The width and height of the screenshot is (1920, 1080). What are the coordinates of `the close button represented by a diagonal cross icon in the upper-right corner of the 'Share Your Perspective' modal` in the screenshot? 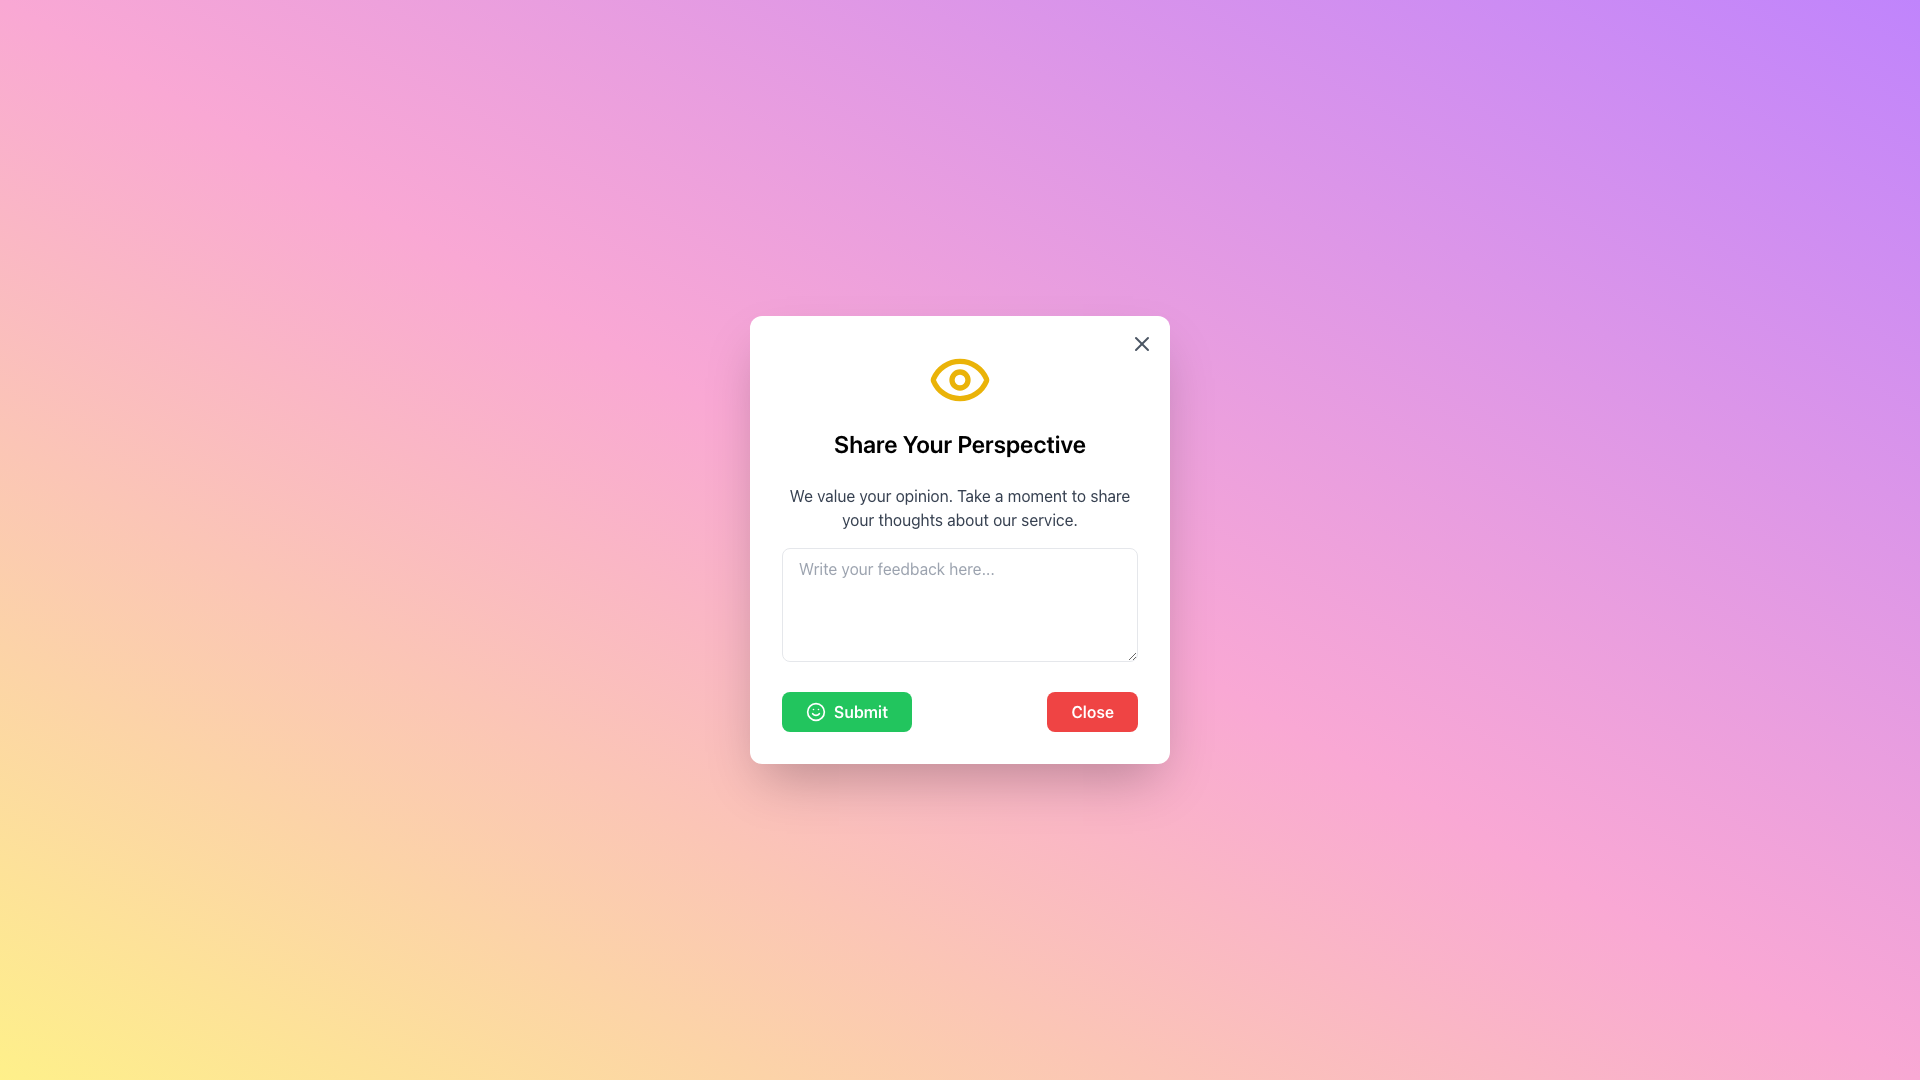 It's located at (1142, 342).